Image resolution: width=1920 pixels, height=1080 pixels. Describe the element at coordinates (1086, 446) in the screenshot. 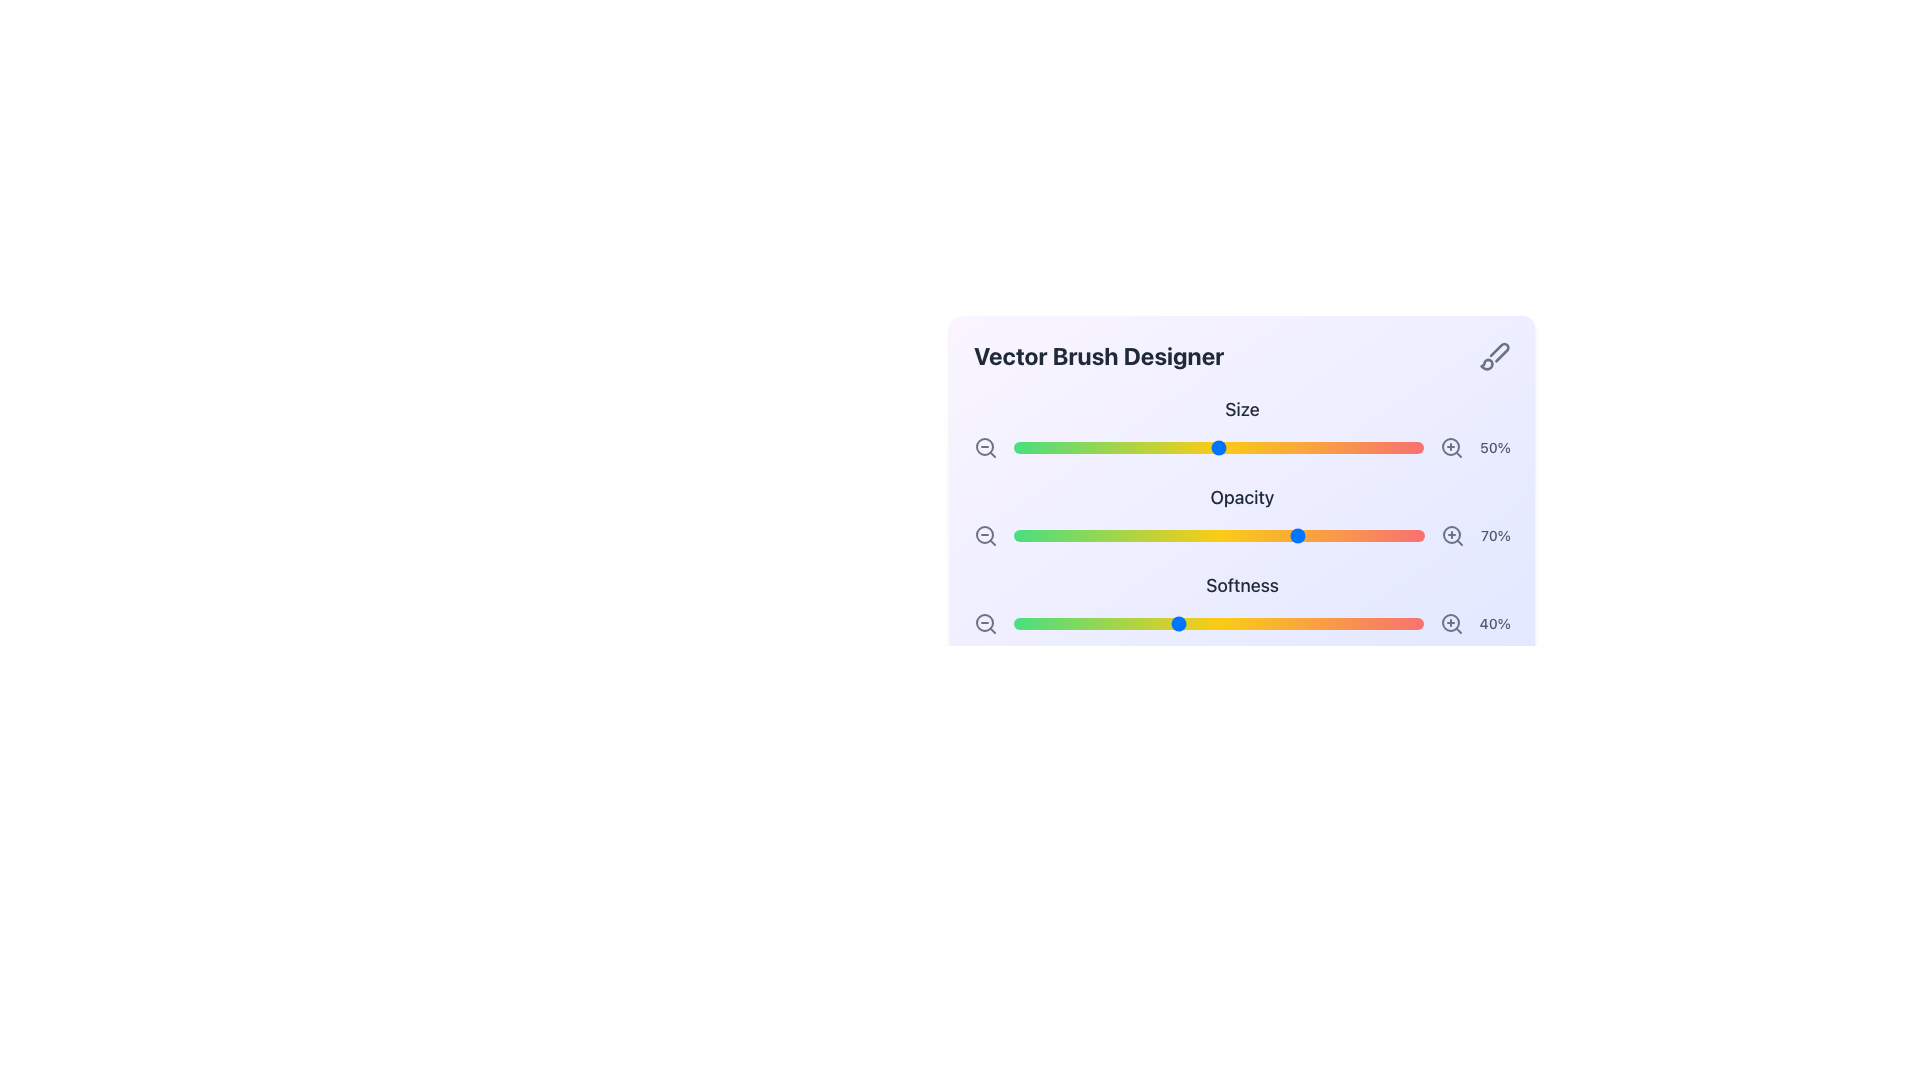

I see `the slider value` at that location.